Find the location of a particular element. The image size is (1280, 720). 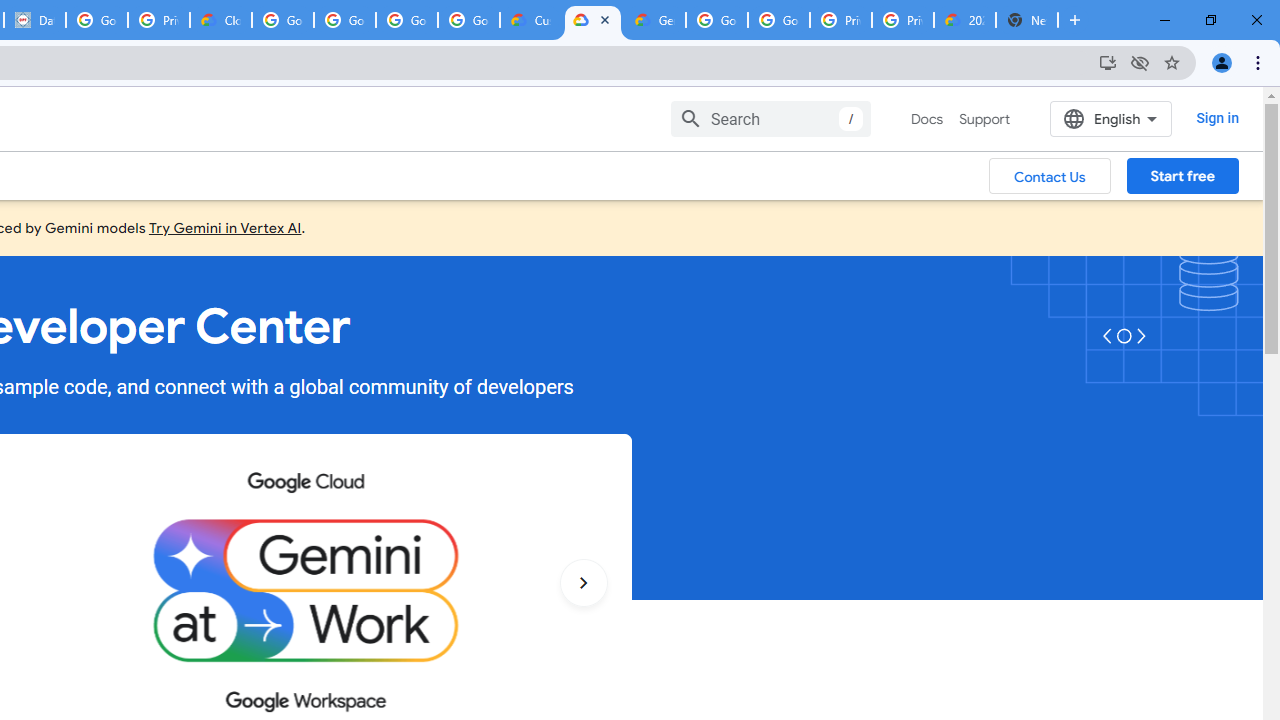

'Support' is located at coordinates (984, 119).